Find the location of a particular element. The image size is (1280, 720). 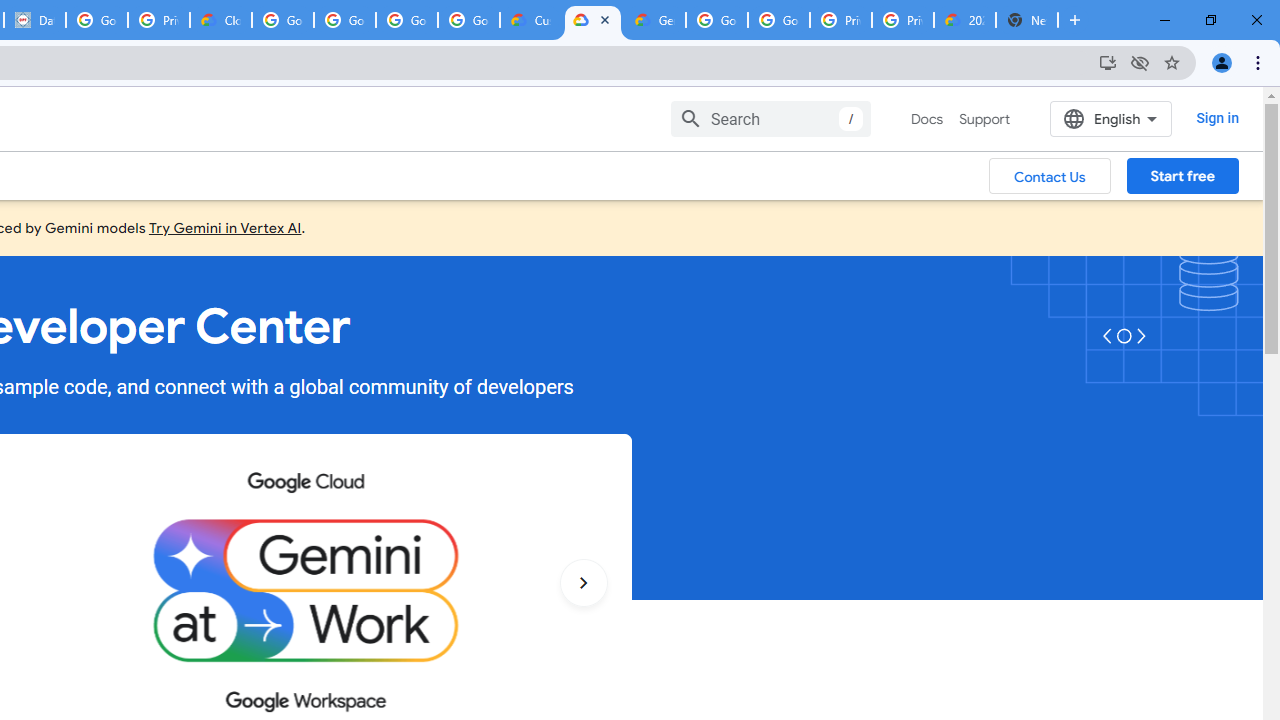

'Support' is located at coordinates (984, 119).